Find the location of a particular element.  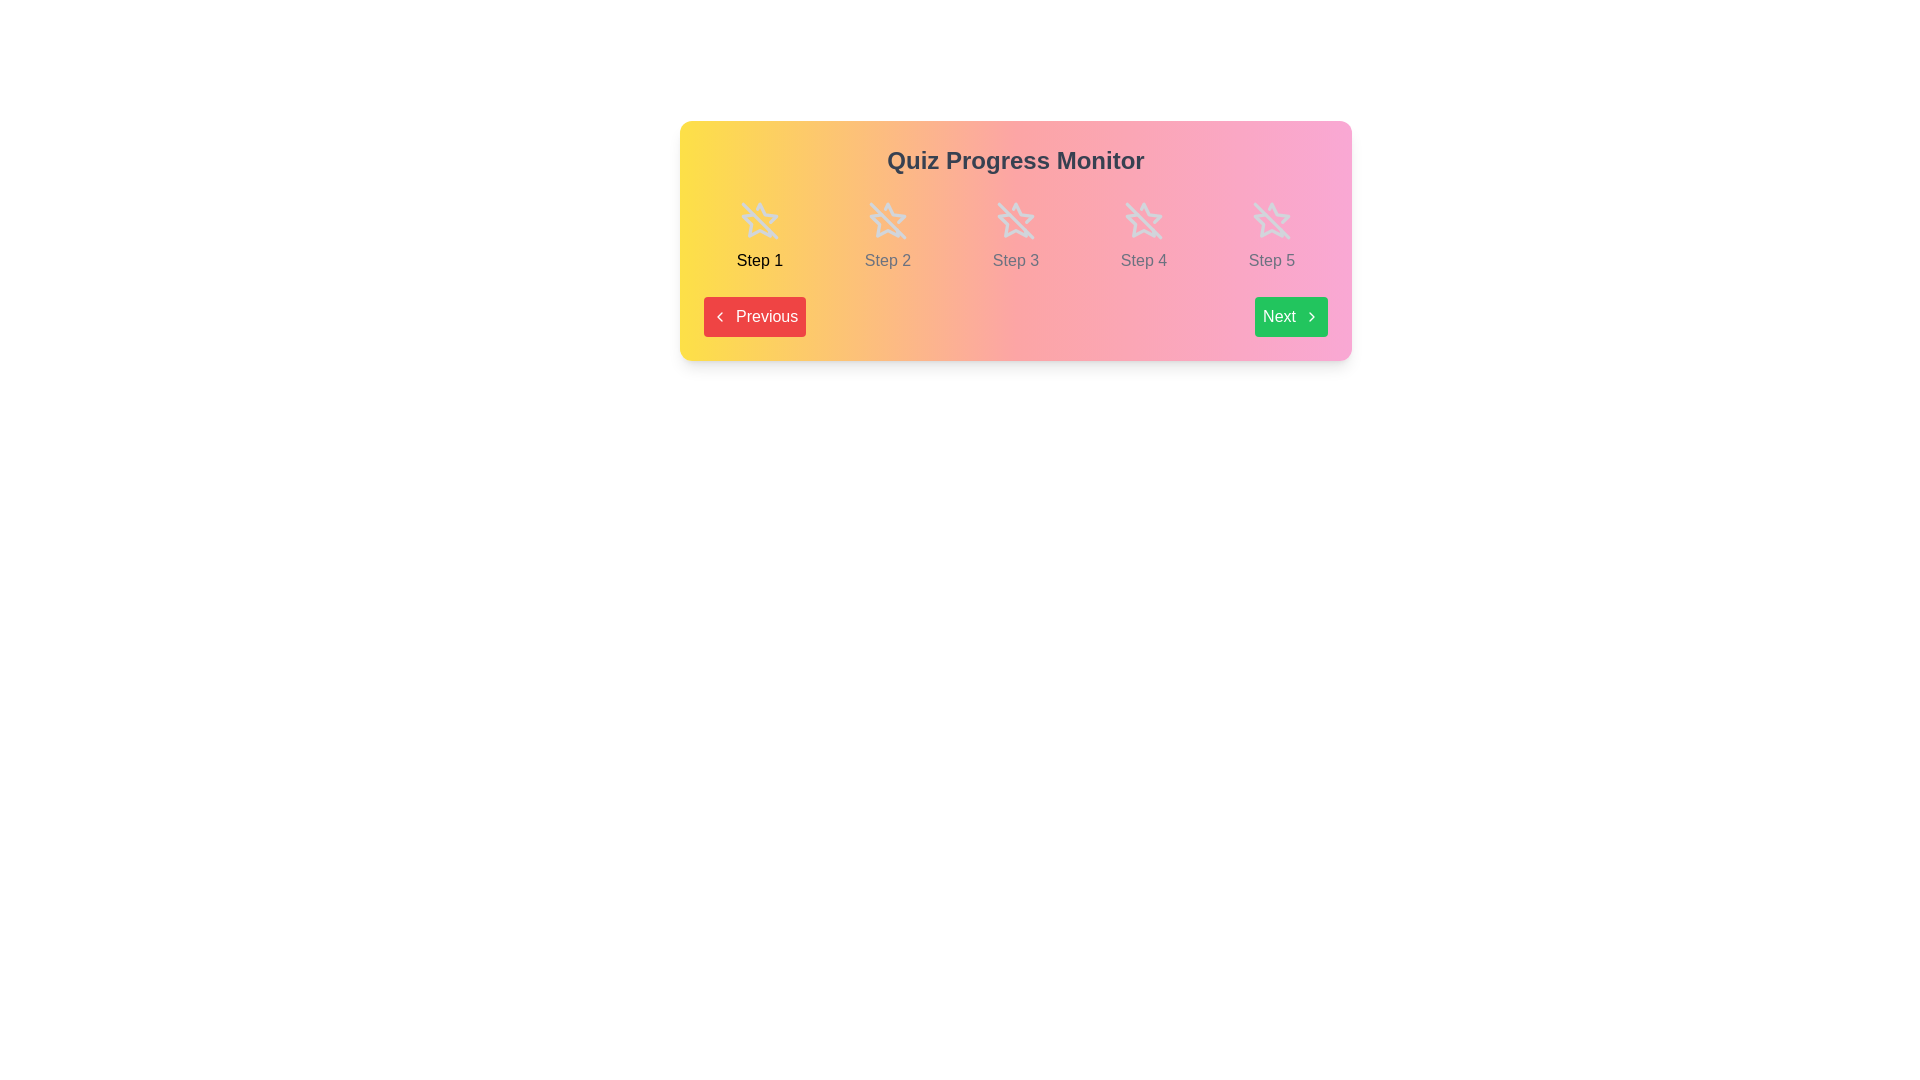

the fifth star icon in the progress tracker, which indicates the inactive status of step 5 in the quiz interface is located at coordinates (1271, 220).